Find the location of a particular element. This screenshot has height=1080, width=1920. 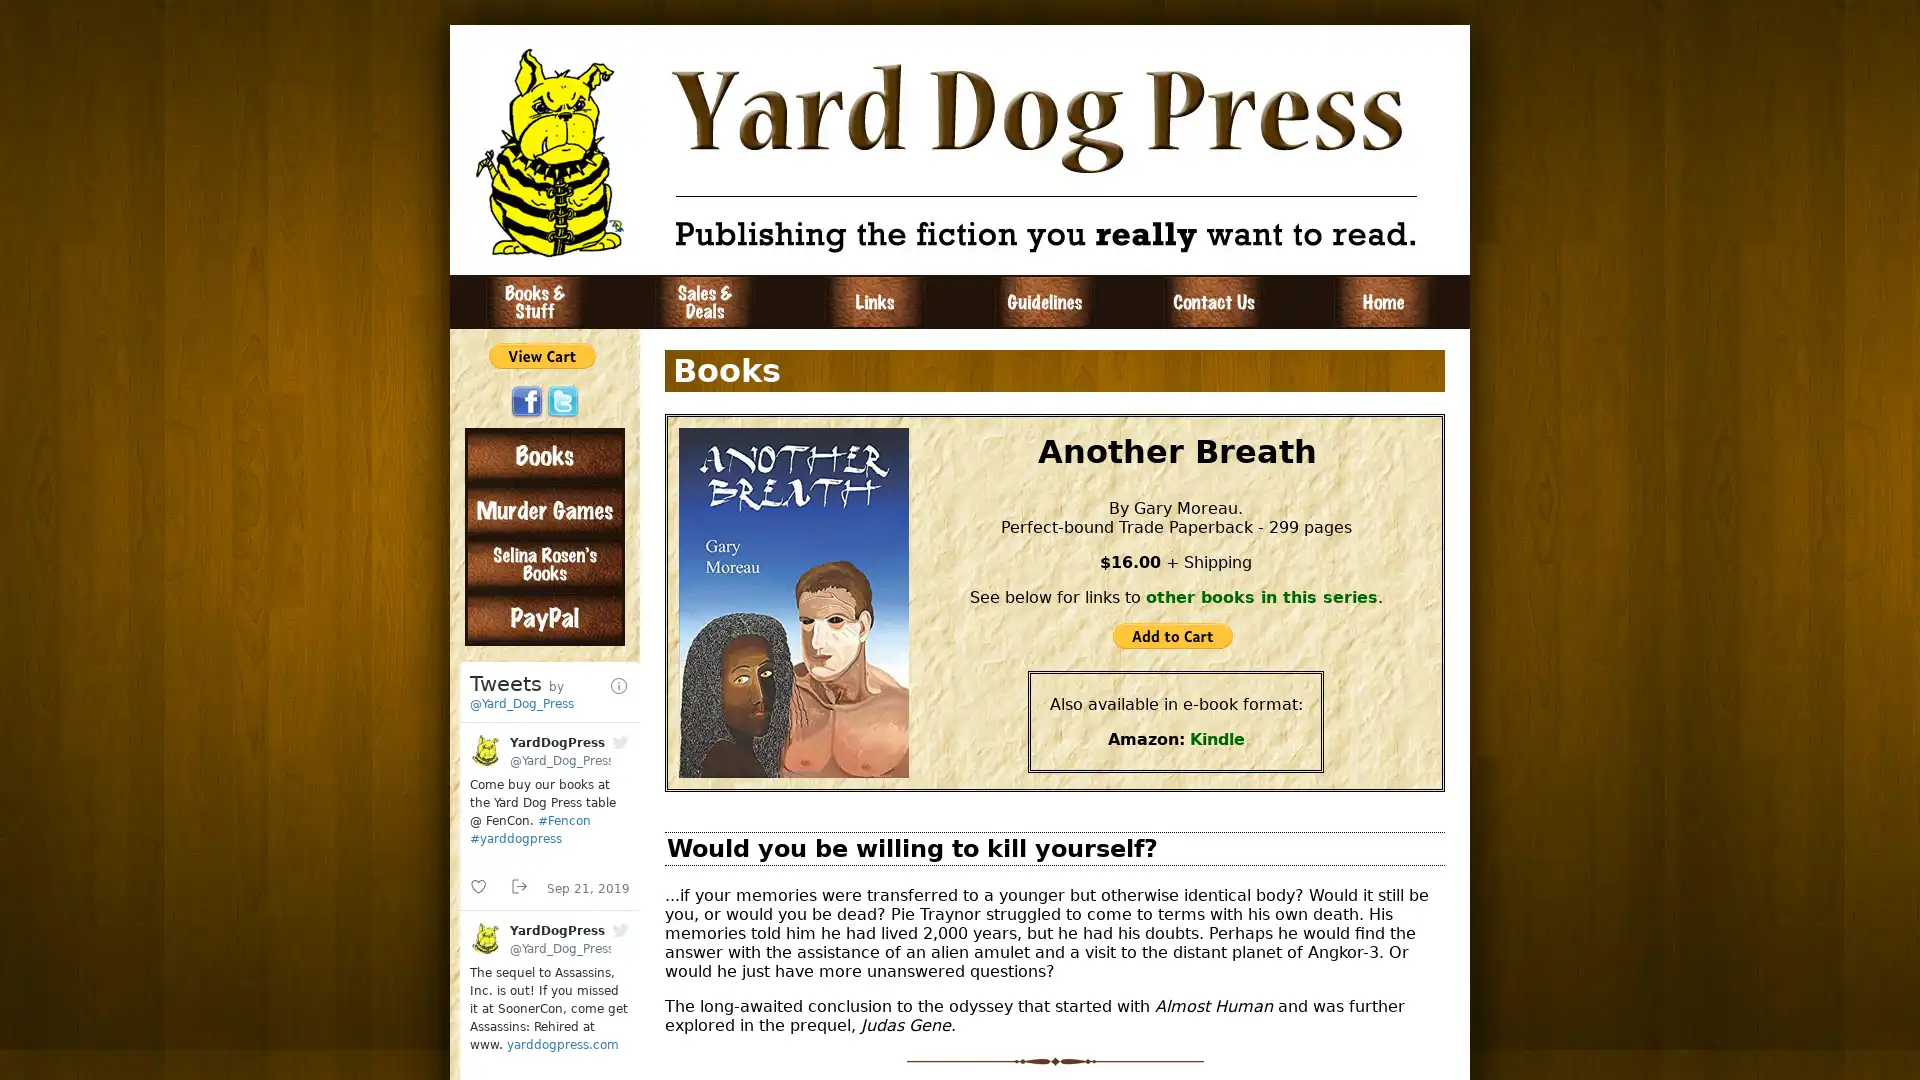

PayPal - The safer, easier way to pay online! is located at coordinates (1172, 636).